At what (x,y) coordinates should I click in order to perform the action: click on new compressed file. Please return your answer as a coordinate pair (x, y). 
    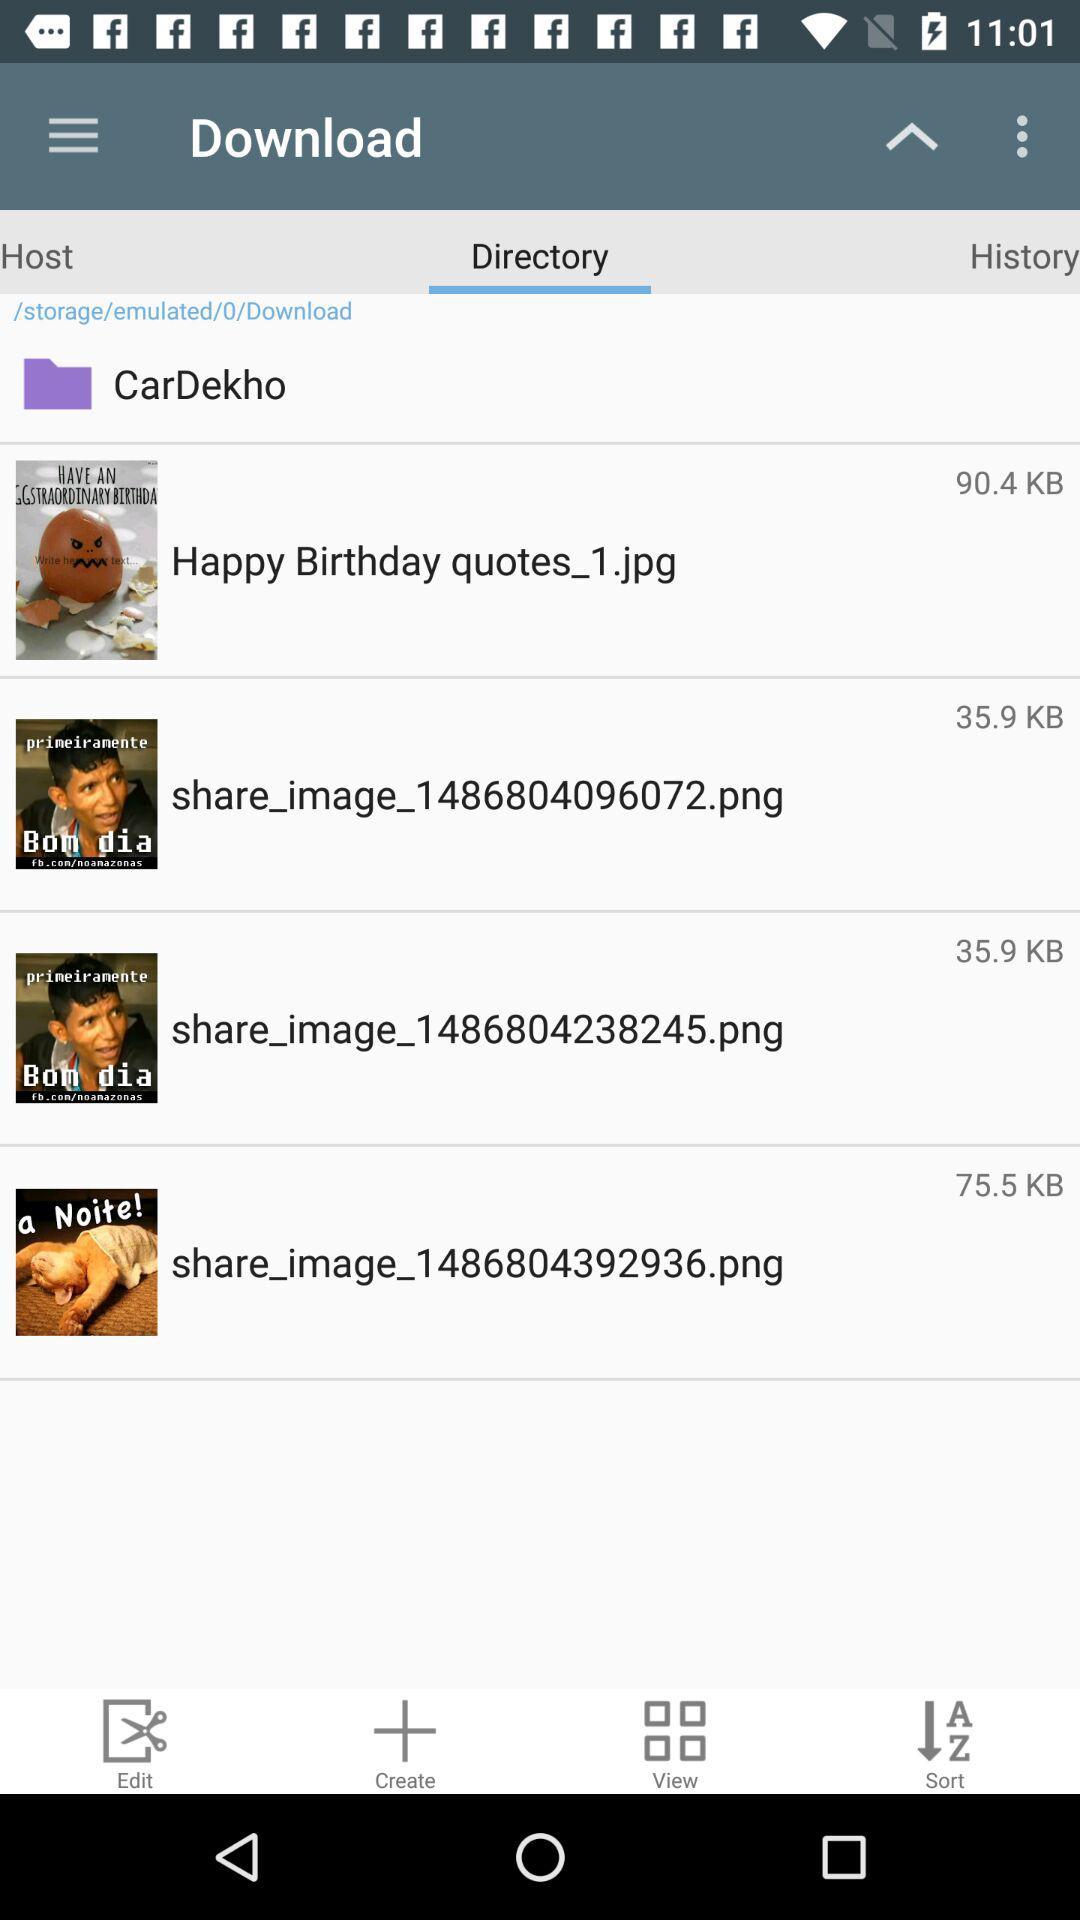
    Looking at the image, I should click on (405, 1740).